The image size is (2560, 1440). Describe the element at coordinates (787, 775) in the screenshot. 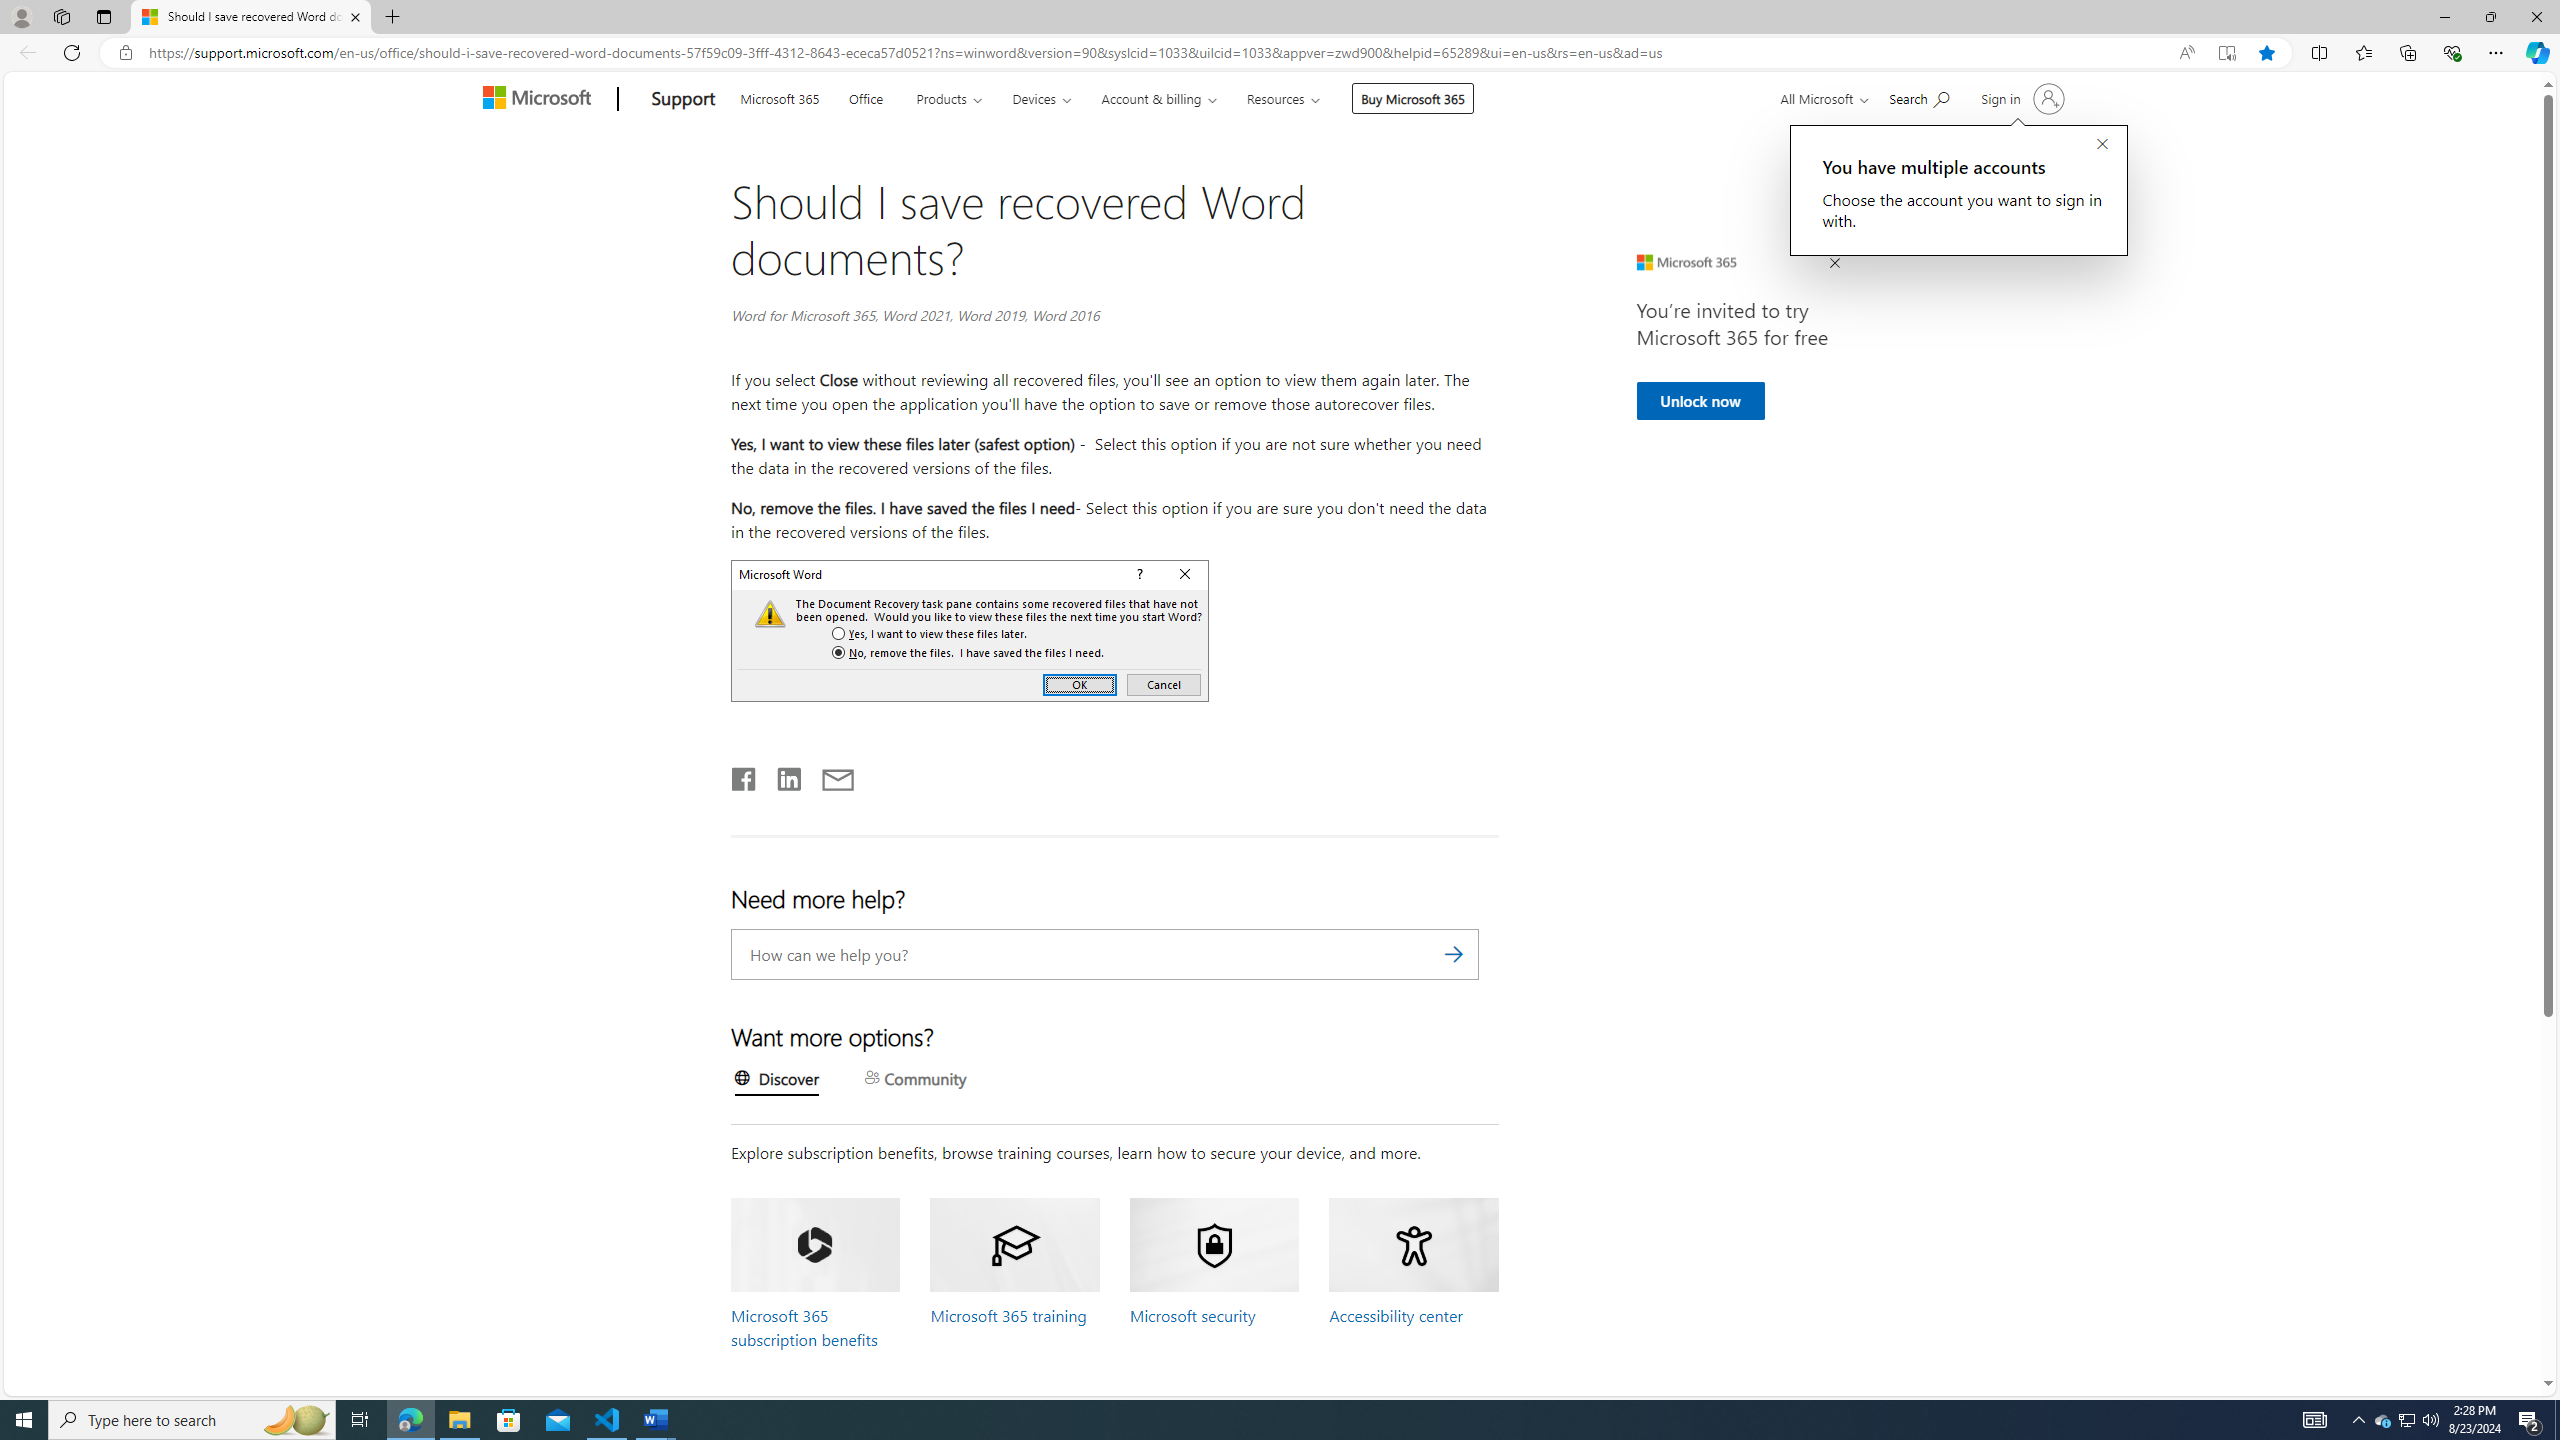

I see `'LinkedIn'` at that location.